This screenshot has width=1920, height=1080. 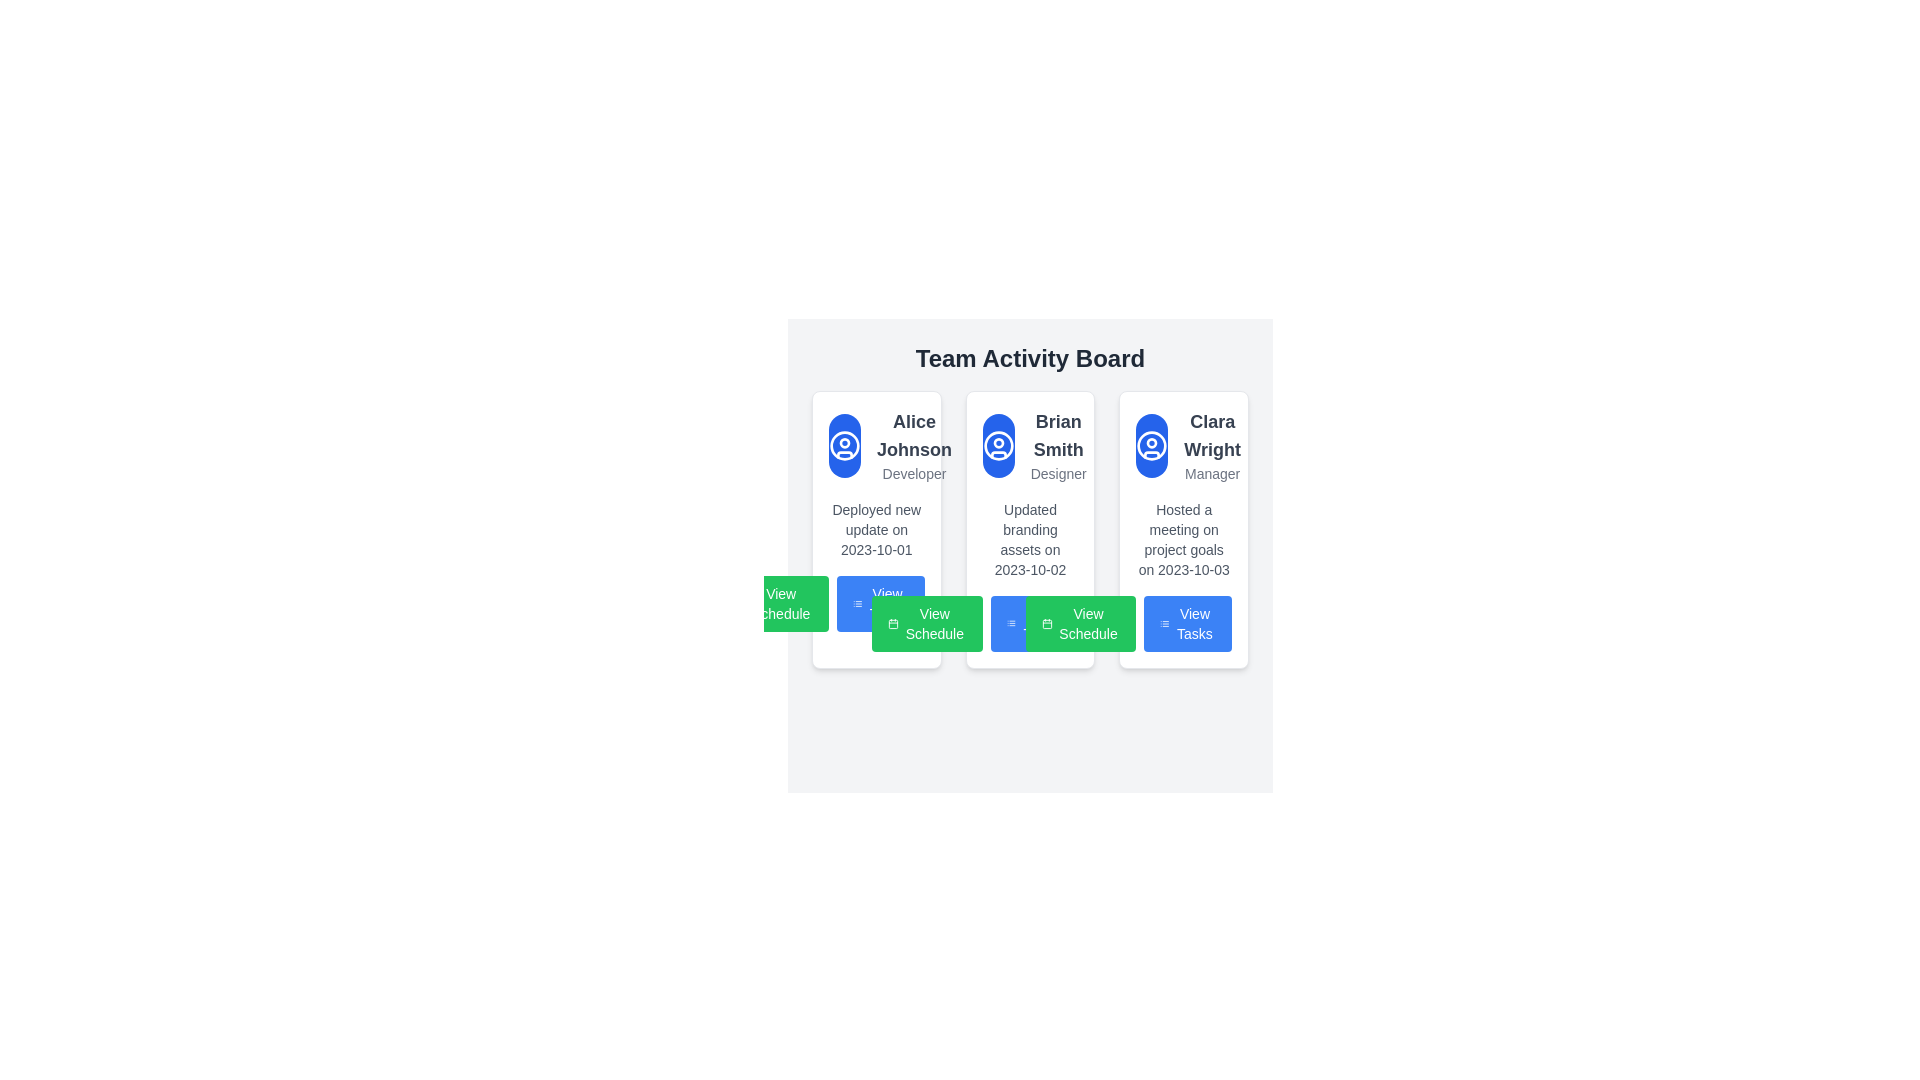 What do you see at coordinates (876, 528) in the screenshot?
I see `the text label displaying 'Deployed new update on 2023-10-01' located below the 'Developer' role indicator in Alice Johnson's user card` at bounding box center [876, 528].